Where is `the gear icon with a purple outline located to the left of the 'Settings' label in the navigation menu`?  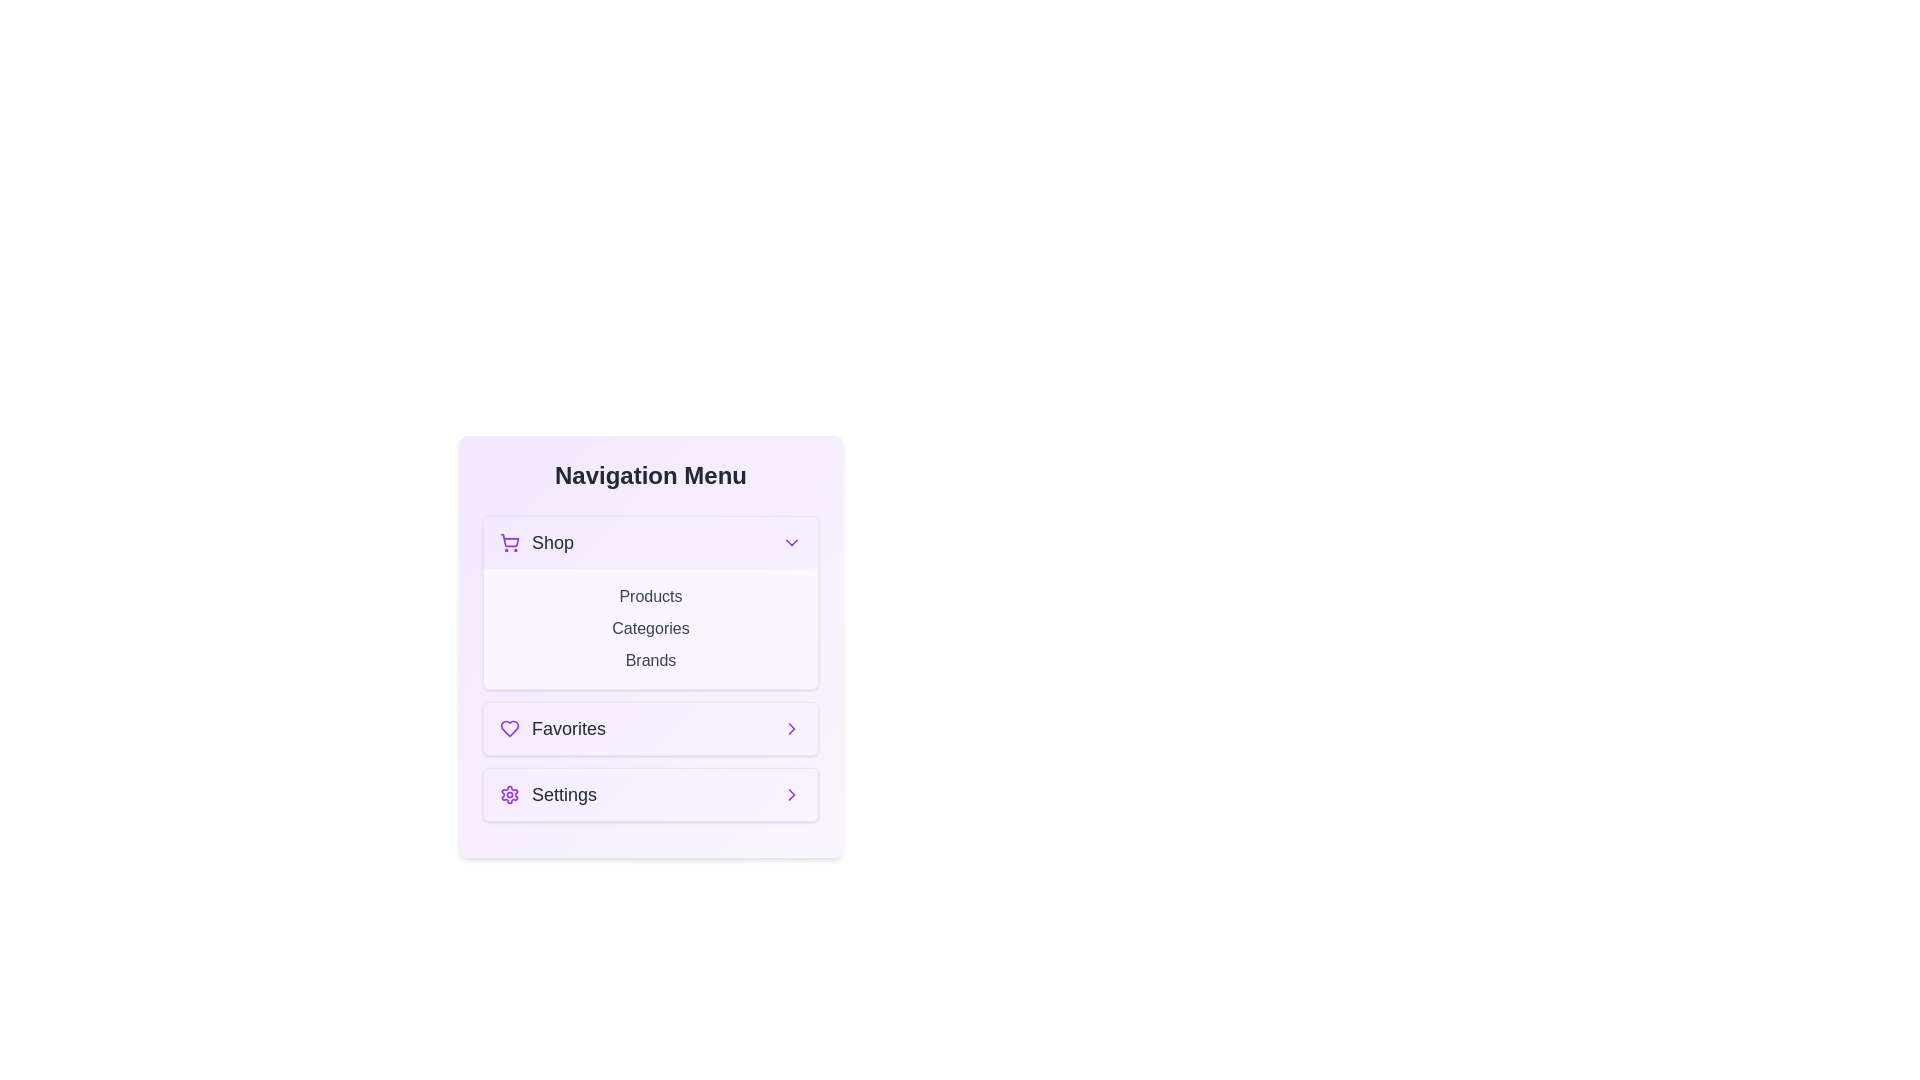 the gear icon with a purple outline located to the left of the 'Settings' label in the navigation menu is located at coordinates (509, 793).